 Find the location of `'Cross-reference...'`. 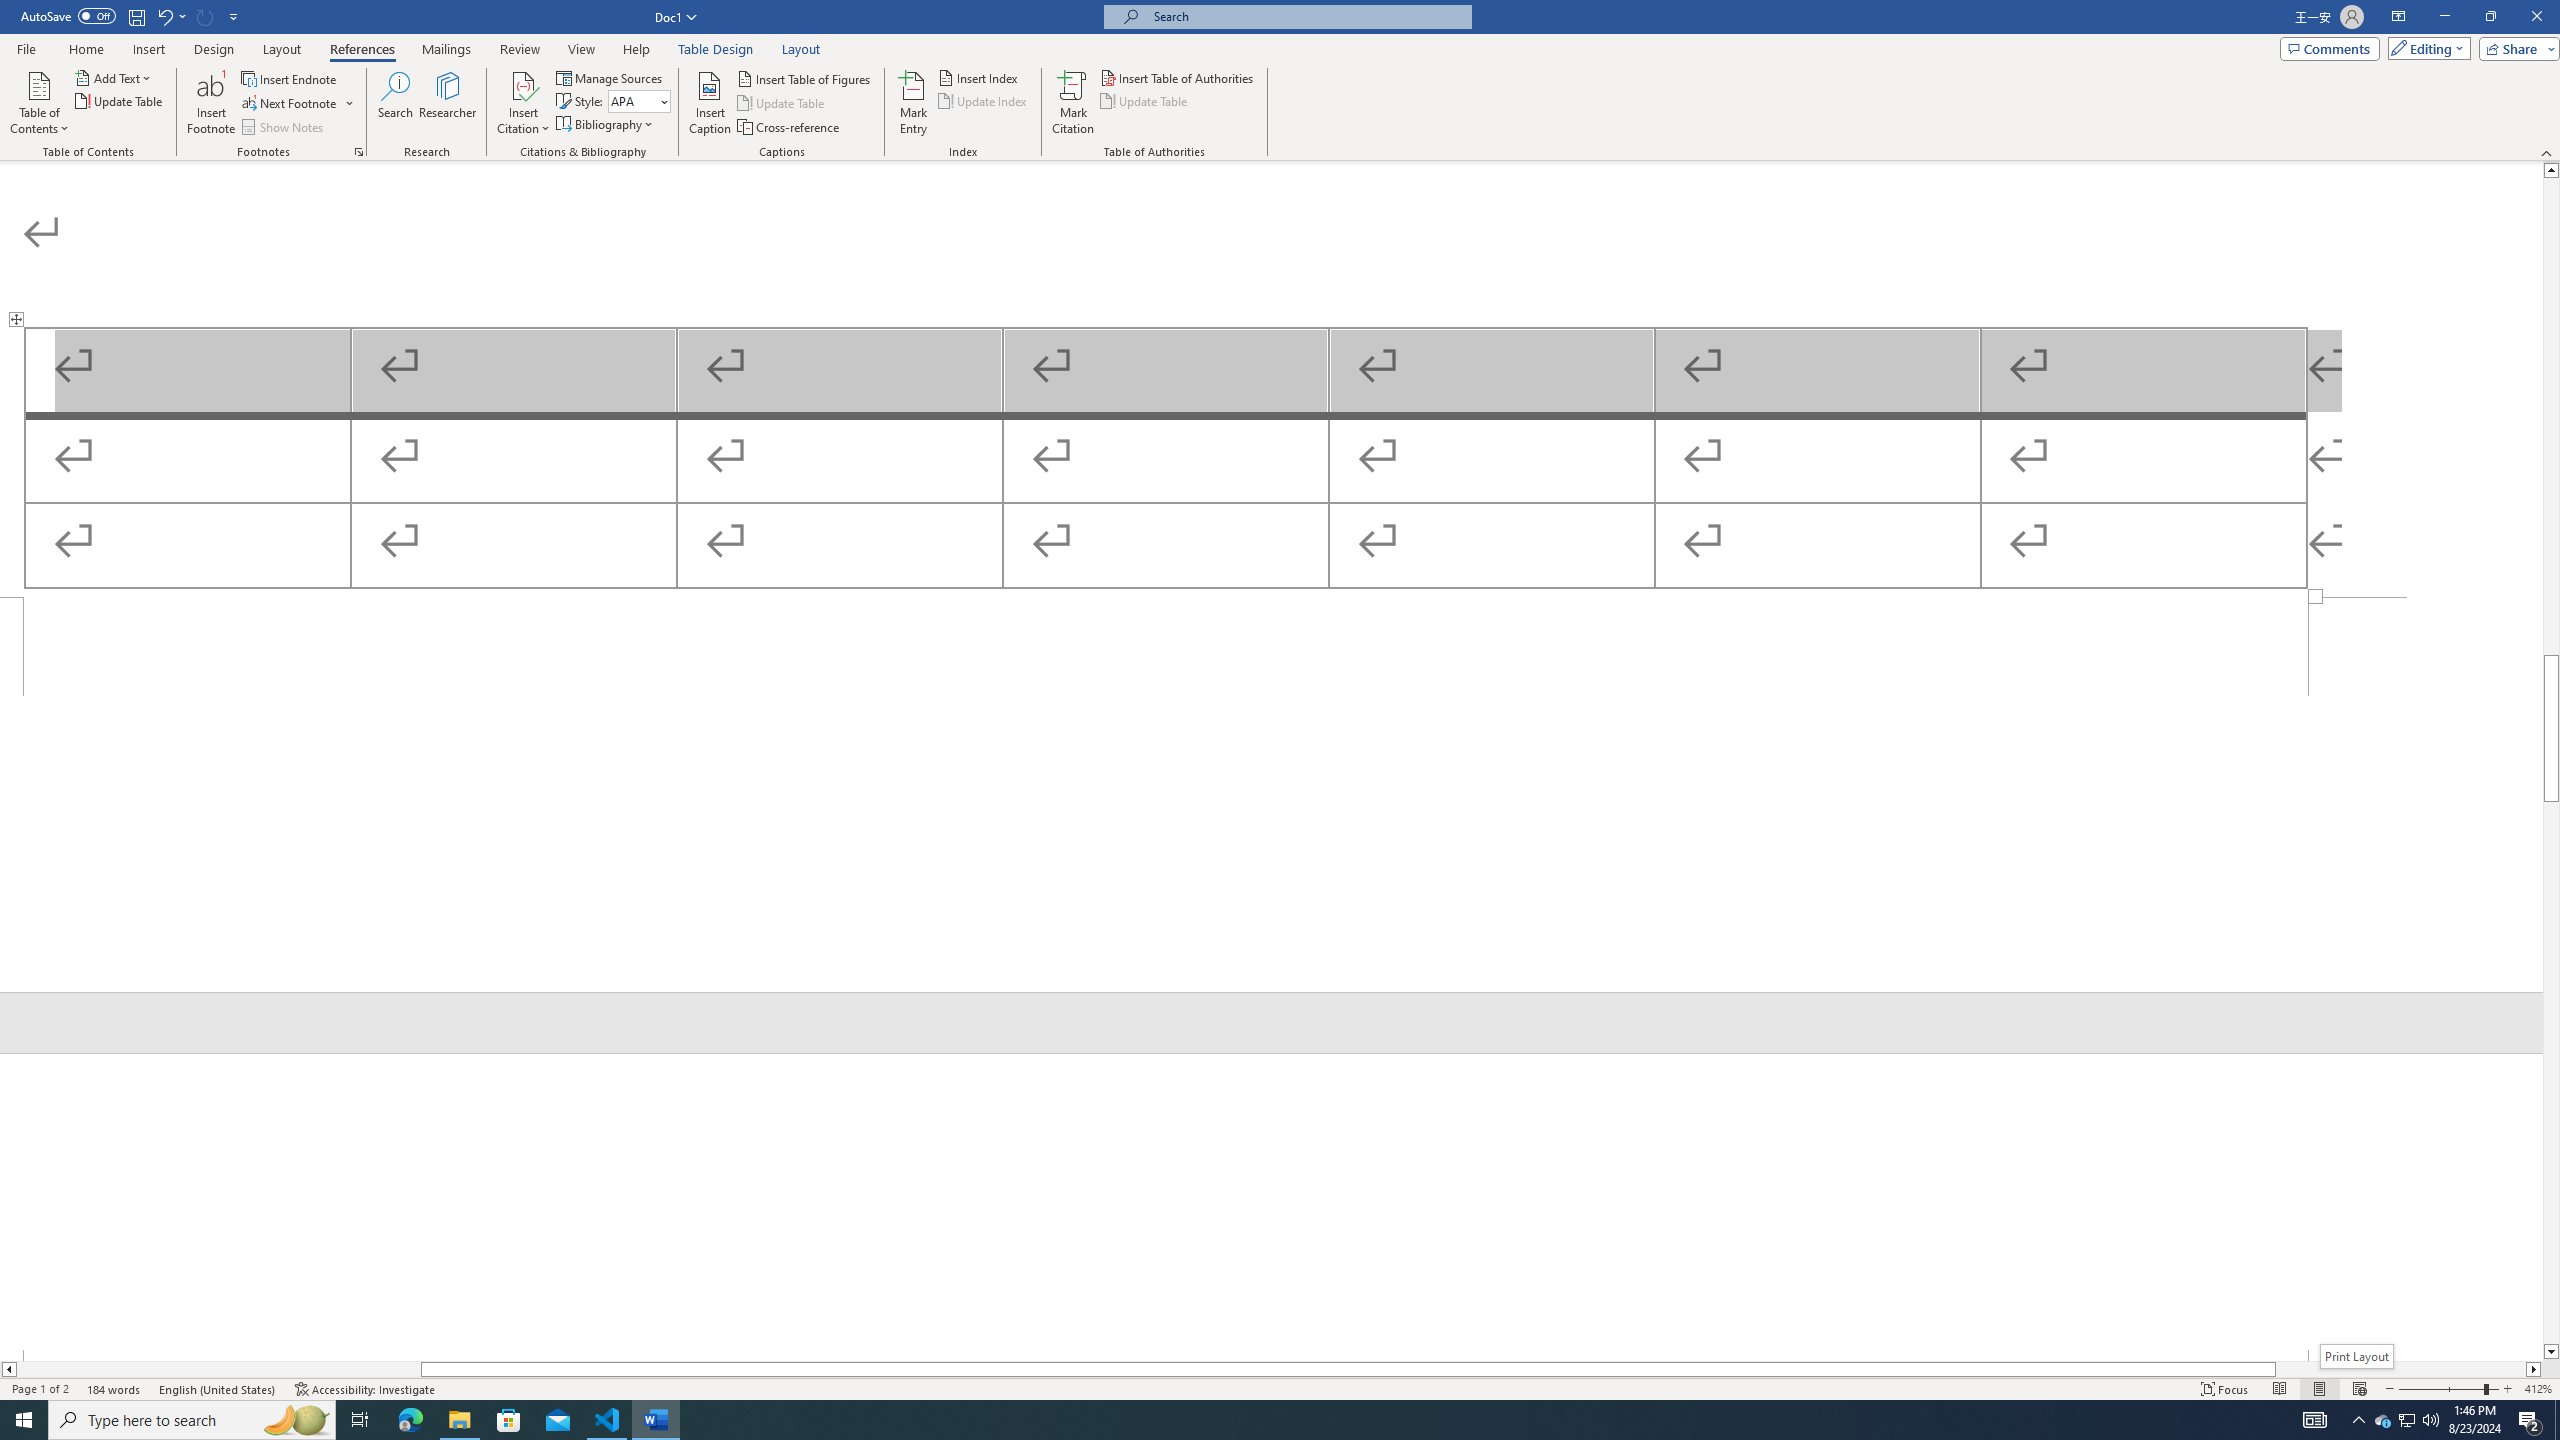

'Cross-reference...' is located at coordinates (788, 127).